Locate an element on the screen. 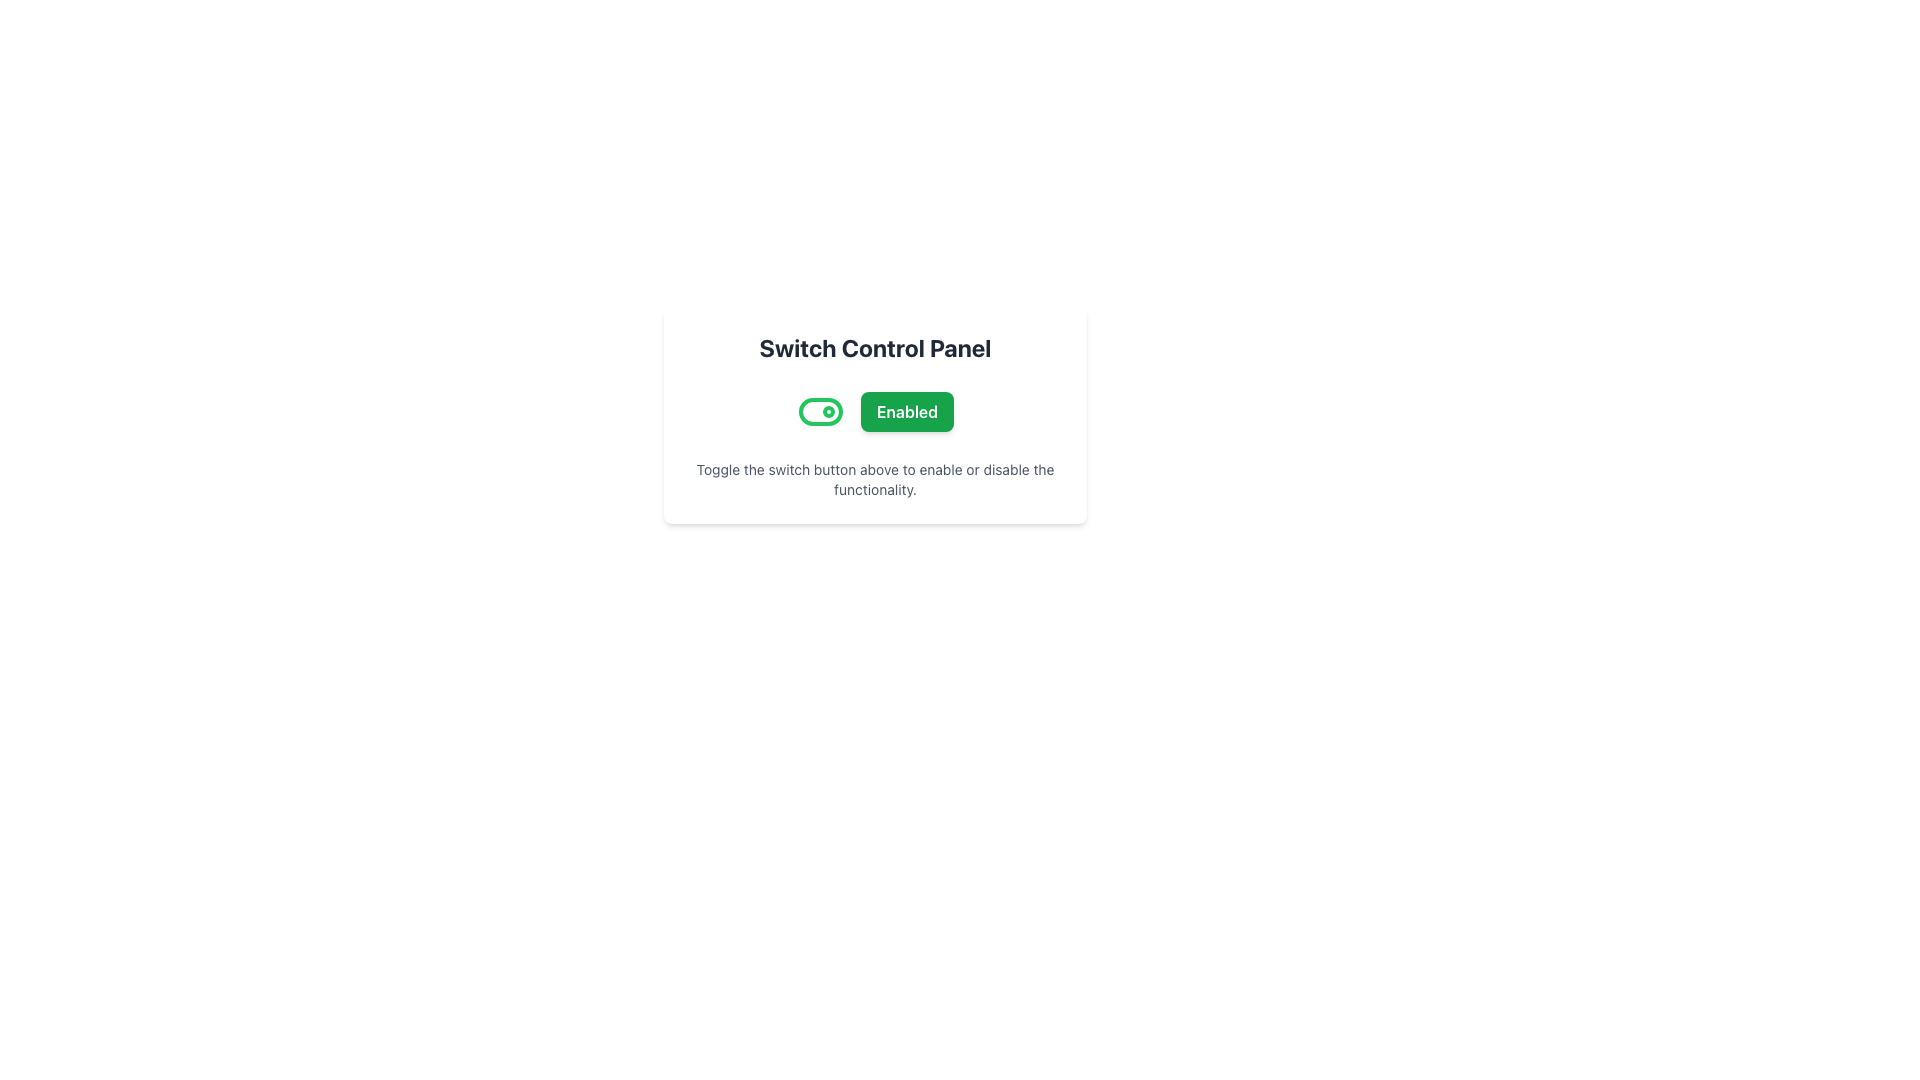 The image size is (1920, 1080). the text that reads 'Toggle the switch button above to enable or disable the functionality.' located at the bottom of the Switch Control Panel is located at coordinates (875, 479).